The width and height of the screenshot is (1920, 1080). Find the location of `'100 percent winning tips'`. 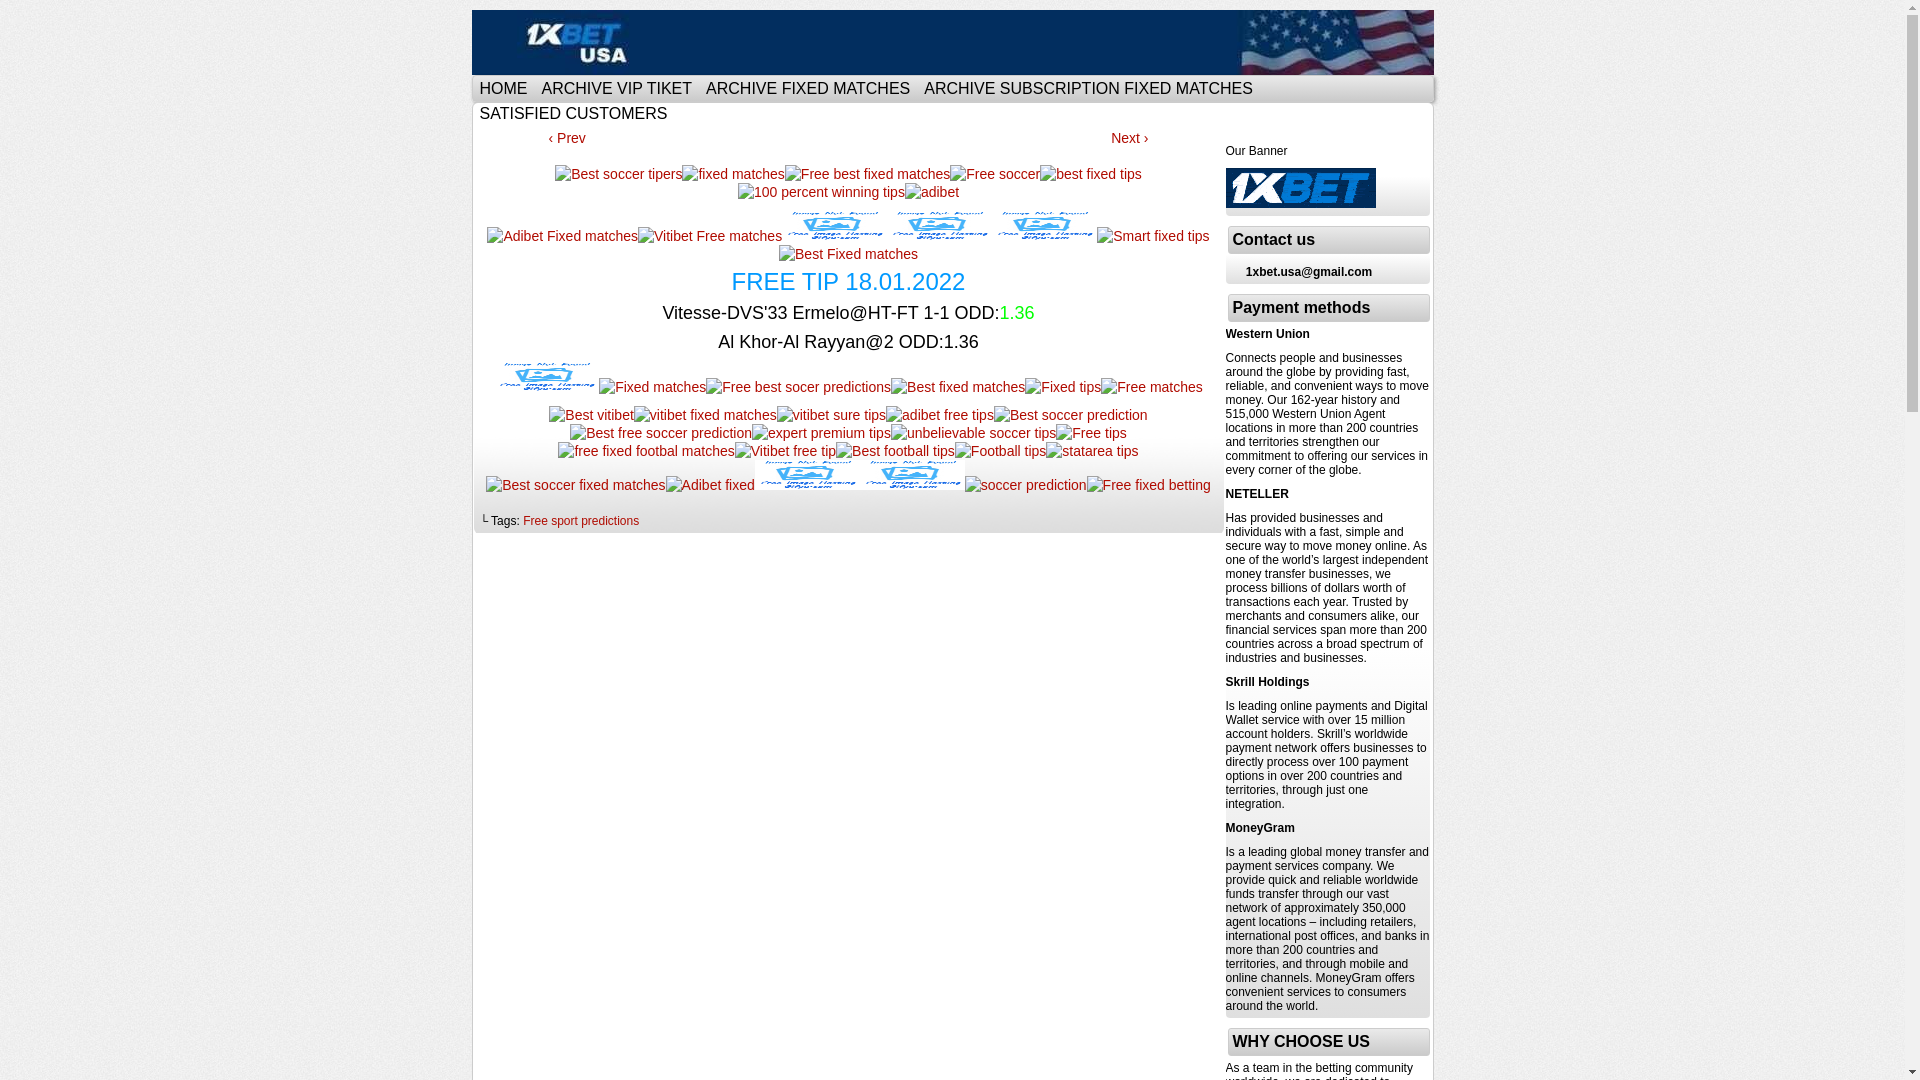

'100 percent winning tips' is located at coordinates (821, 192).